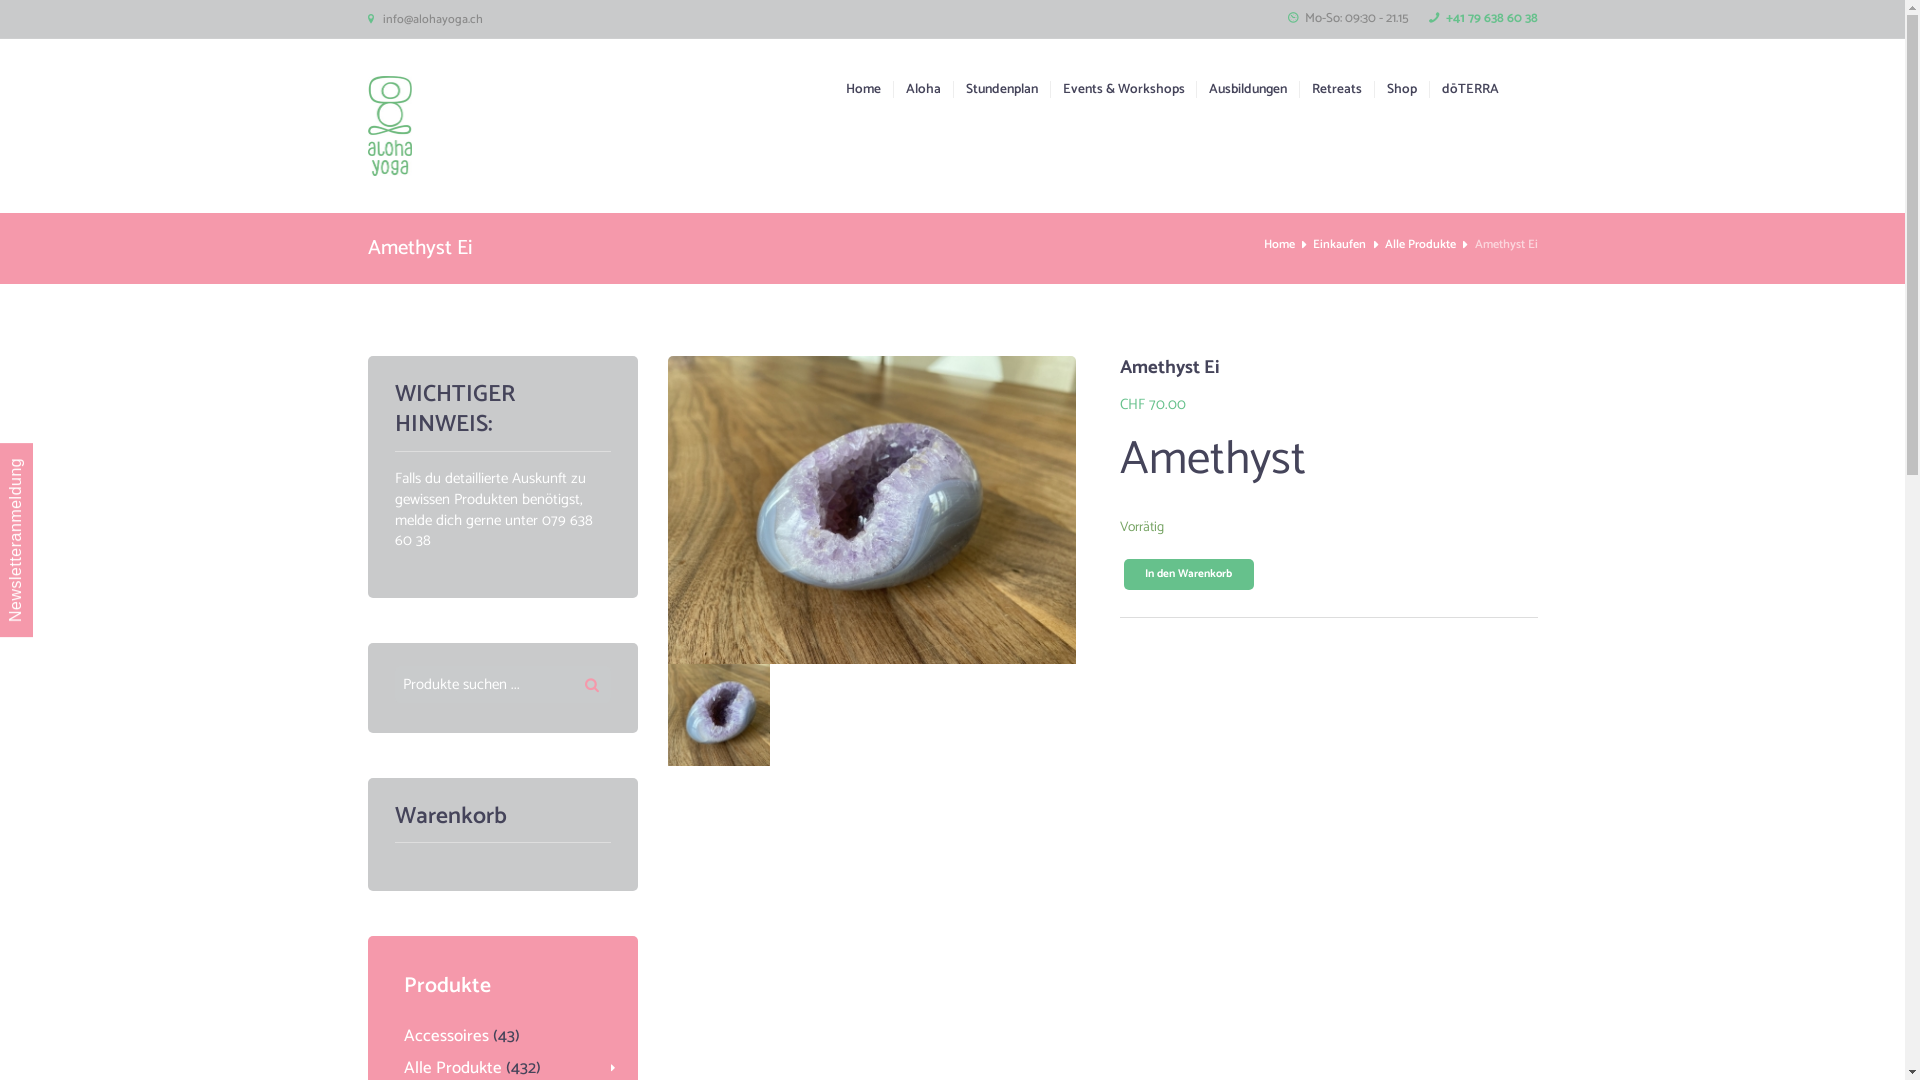 The height and width of the screenshot is (1080, 1920). Describe the element at coordinates (502, 684) in the screenshot. I see `'Search for products:'` at that location.